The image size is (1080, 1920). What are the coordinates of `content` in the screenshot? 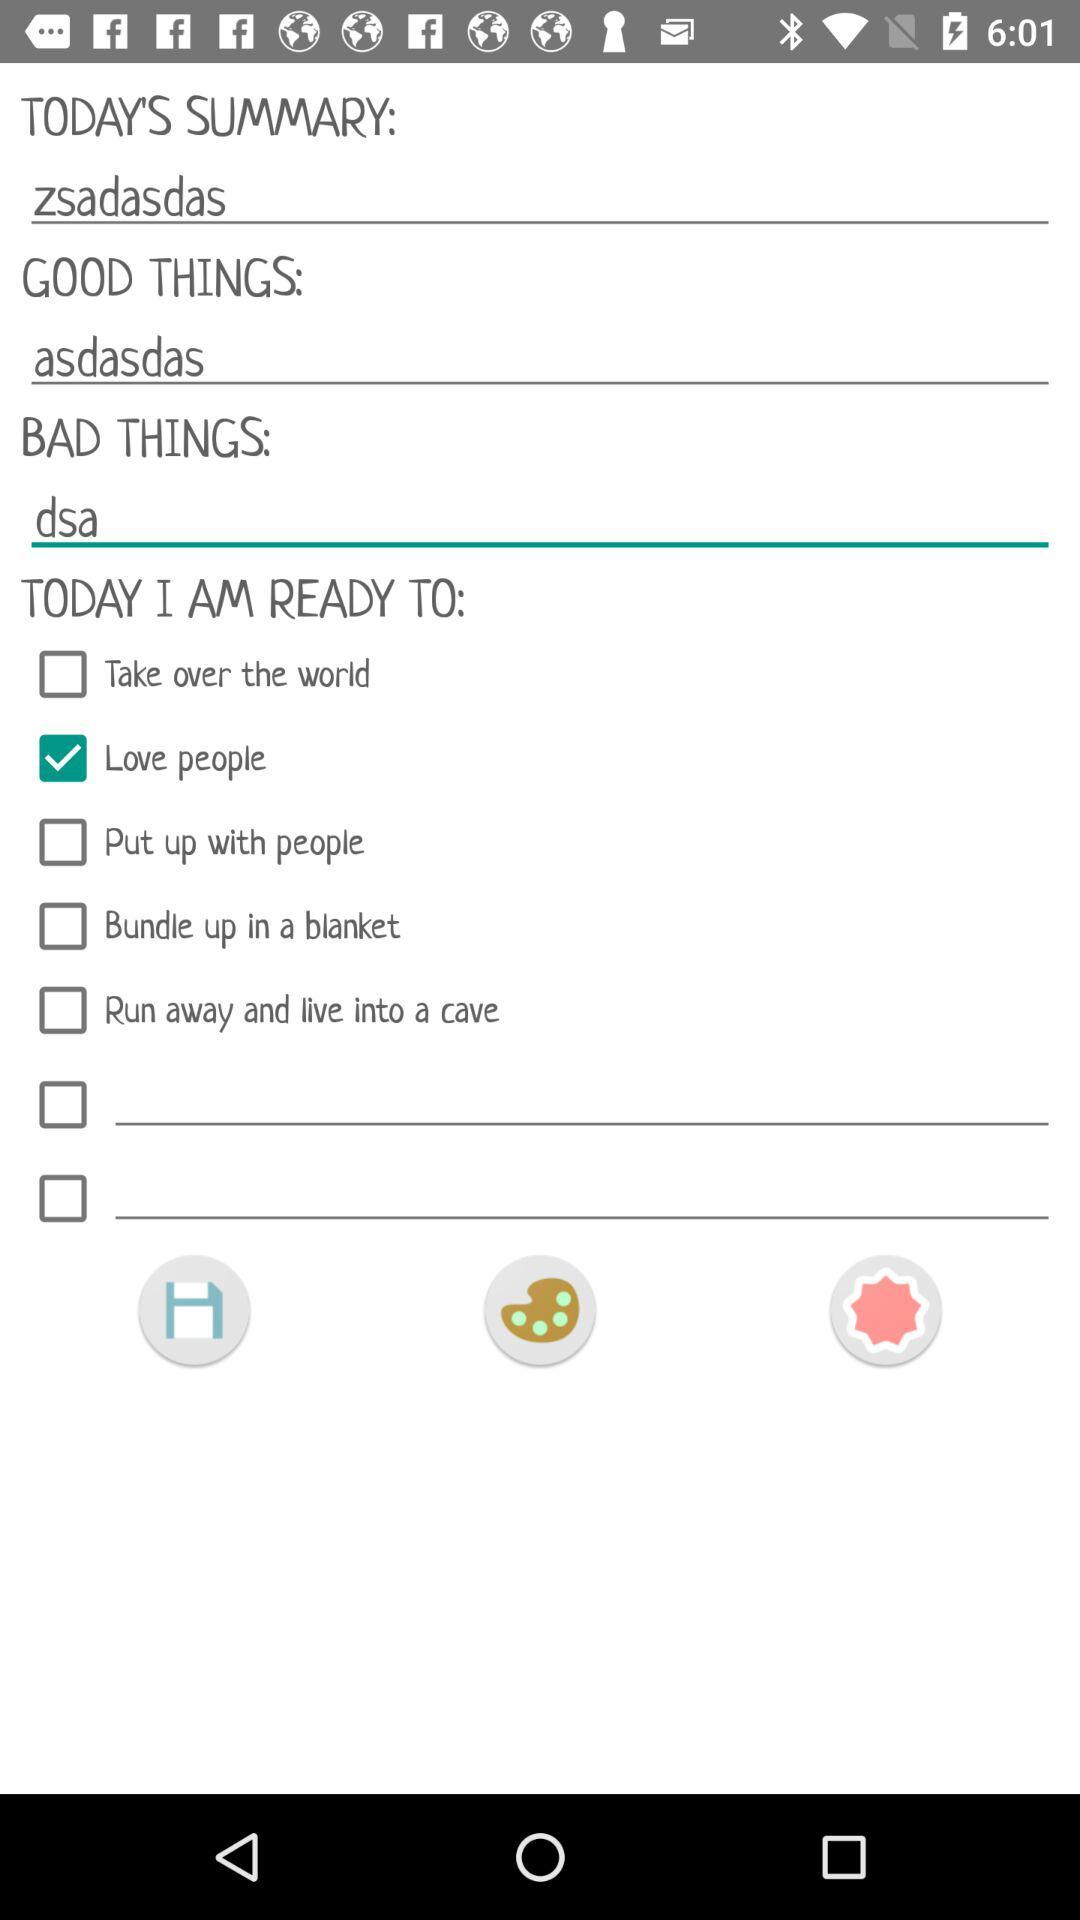 It's located at (193, 1310).